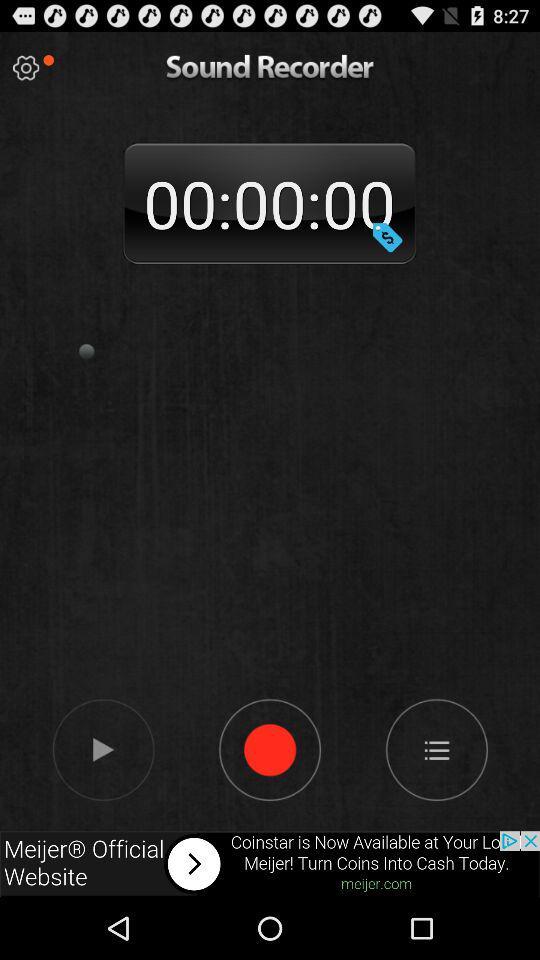  Describe the element at coordinates (435, 748) in the screenshot. I see `home settings` at that location.